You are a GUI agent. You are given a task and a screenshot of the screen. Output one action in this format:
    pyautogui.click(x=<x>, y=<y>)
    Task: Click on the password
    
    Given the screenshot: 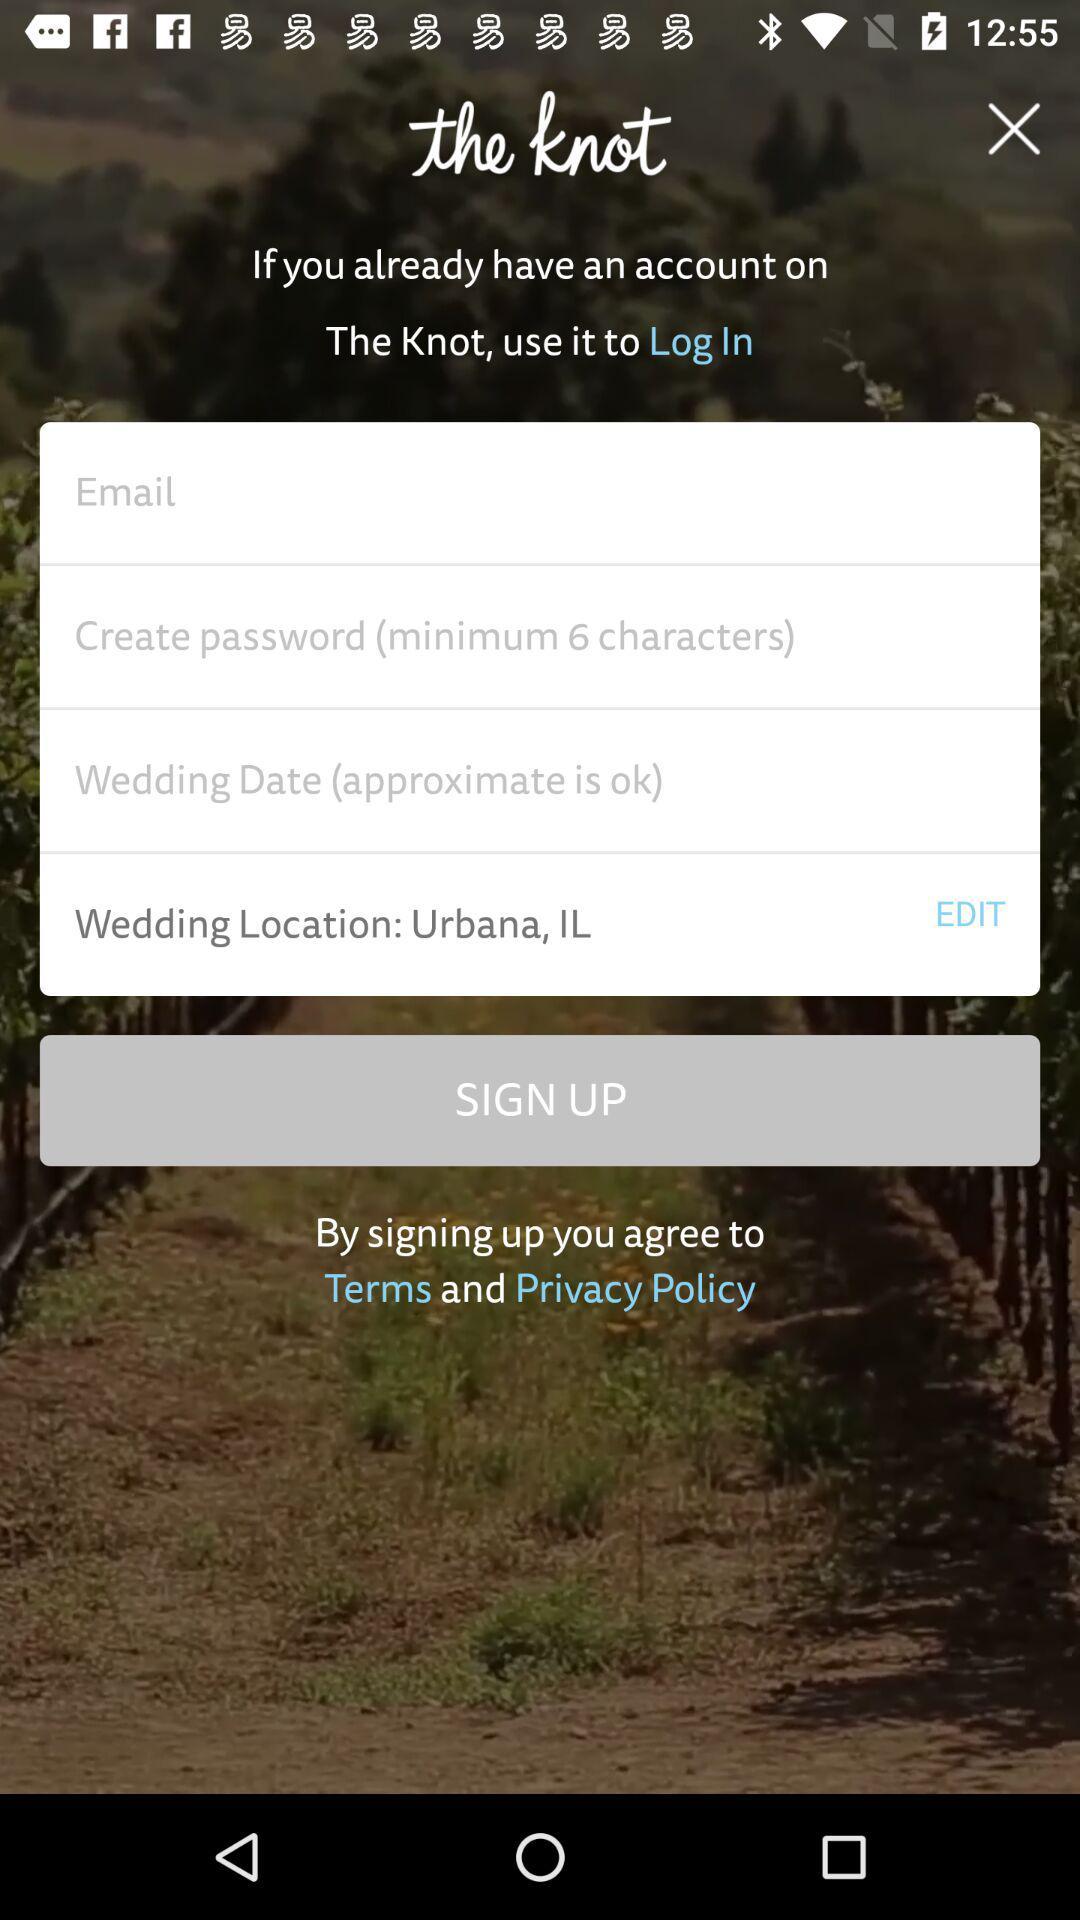 What is the action you would take?
    pyautogui.click(x=540, y=636)
    